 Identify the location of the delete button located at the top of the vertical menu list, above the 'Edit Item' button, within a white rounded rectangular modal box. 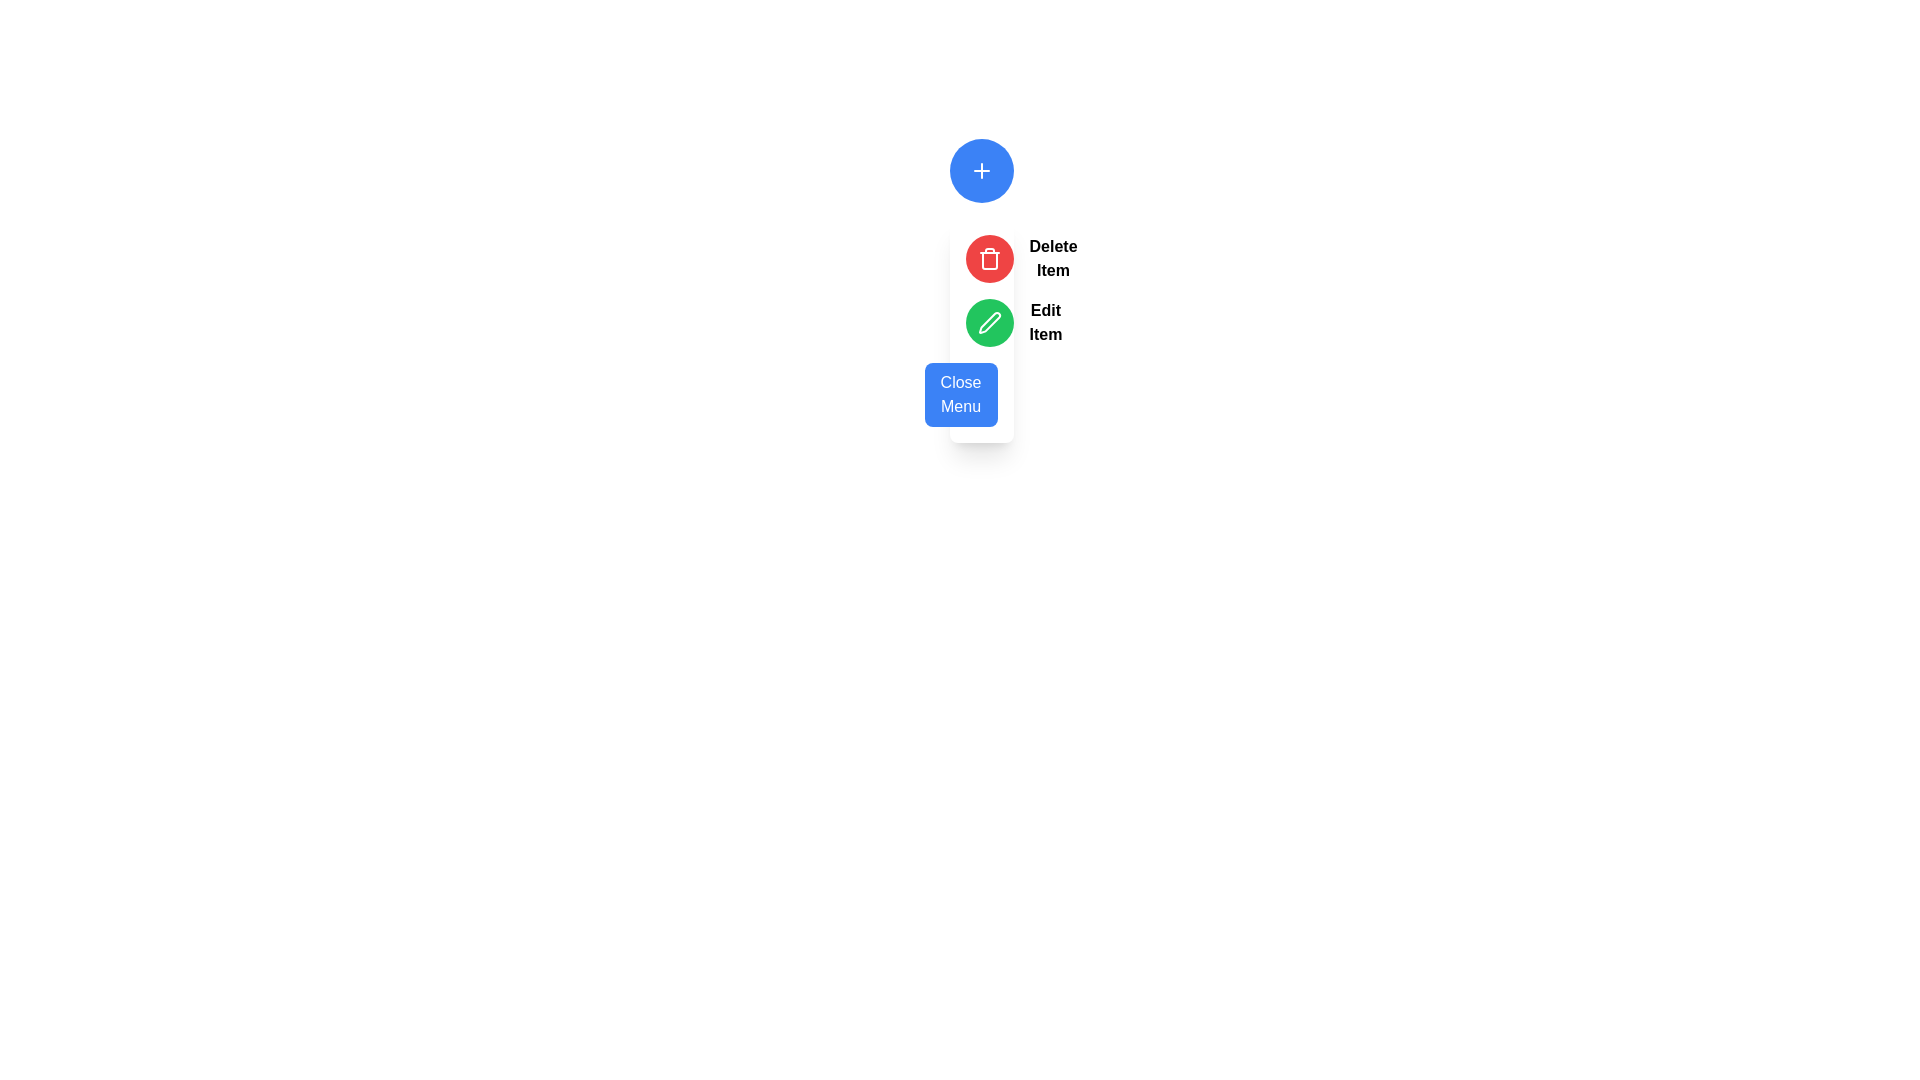
(981, 257).